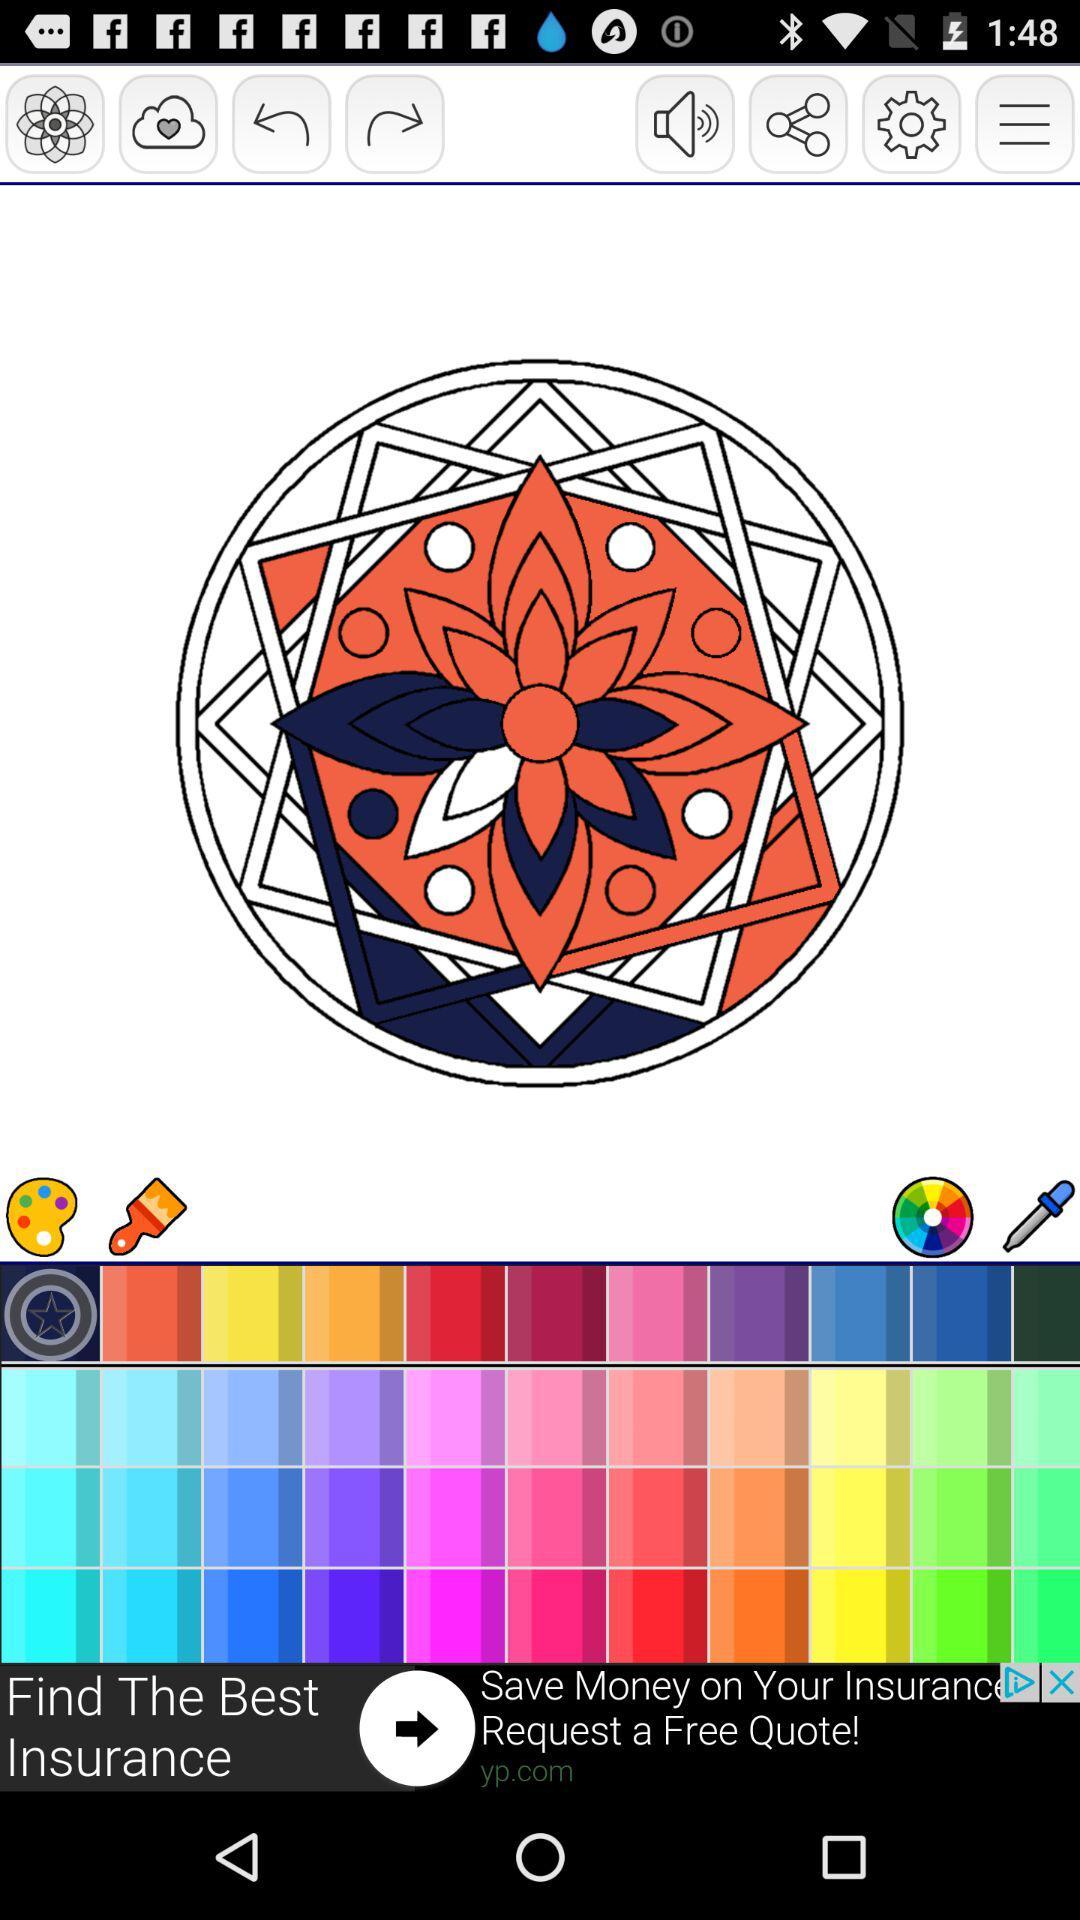  I want to click on paint brush, so click(145, 1216).